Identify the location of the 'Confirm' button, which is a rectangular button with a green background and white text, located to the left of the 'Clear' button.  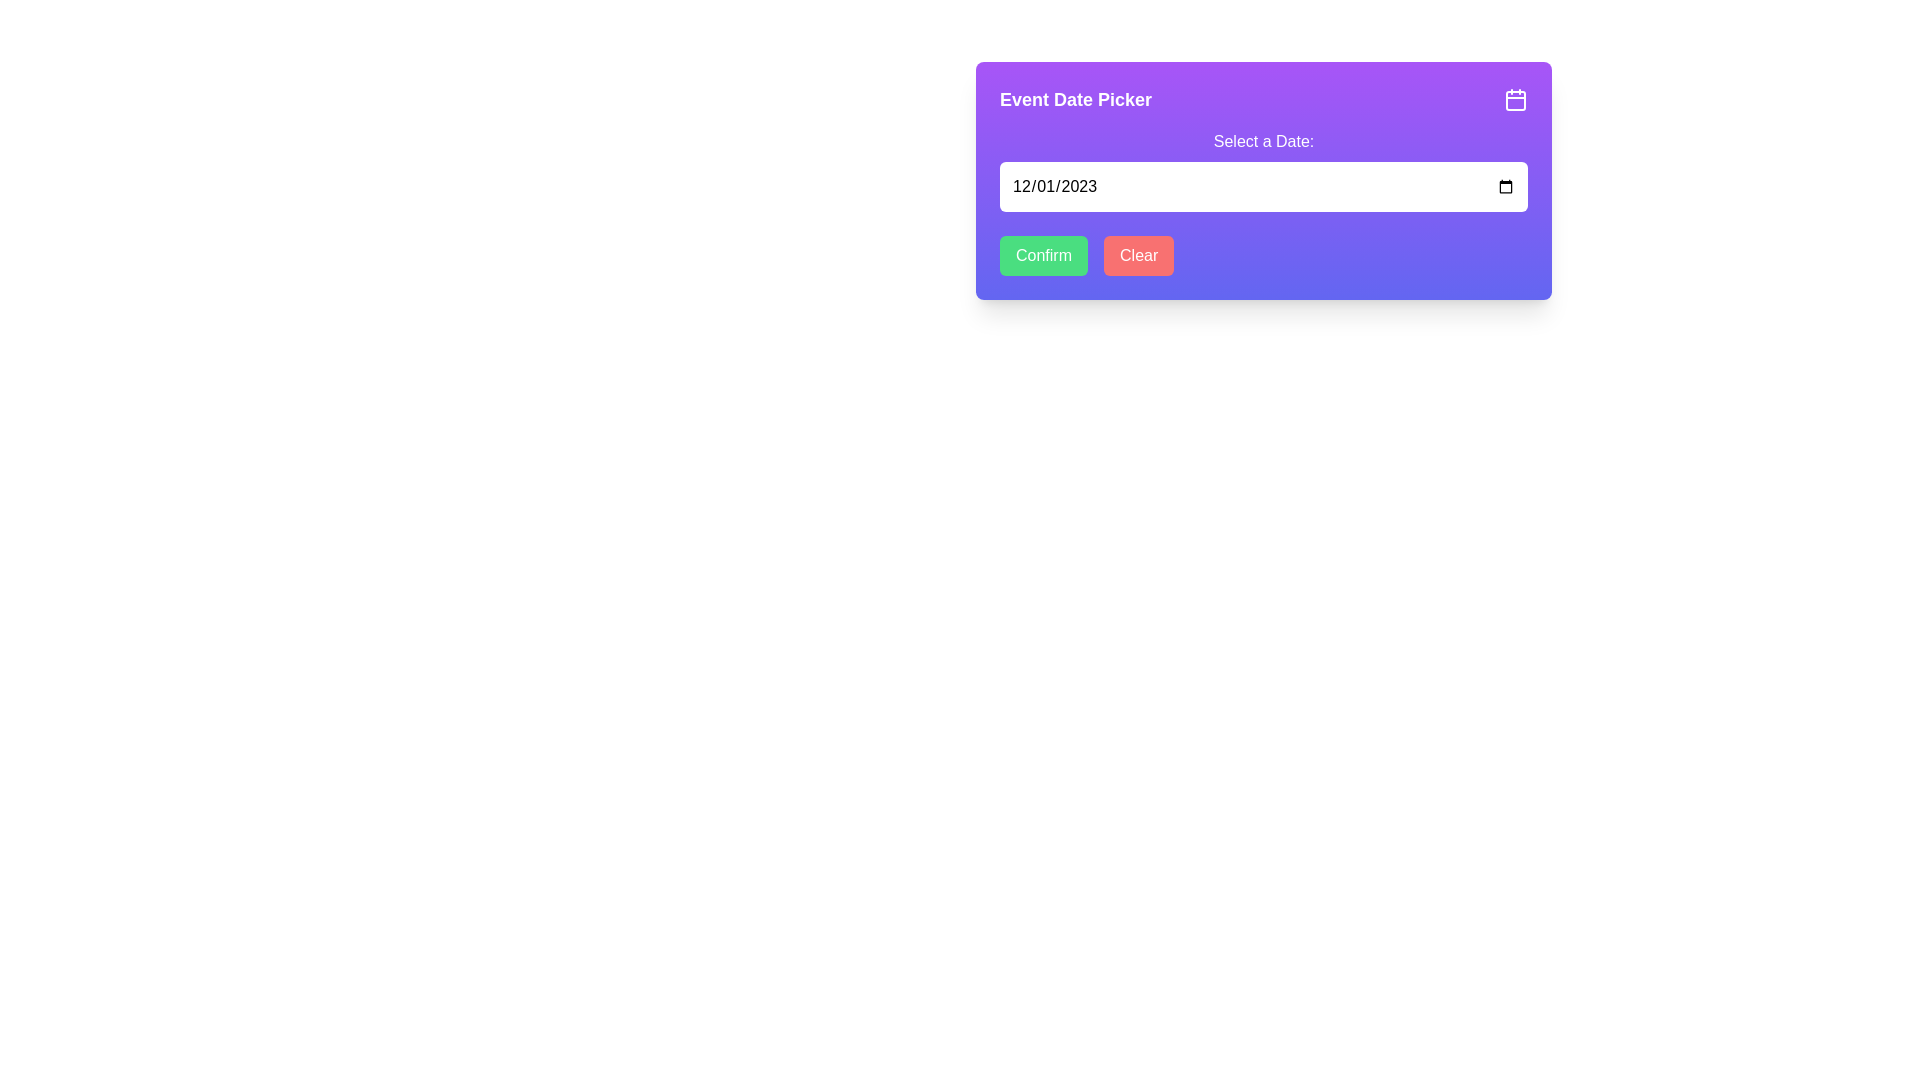
(1043, 254).